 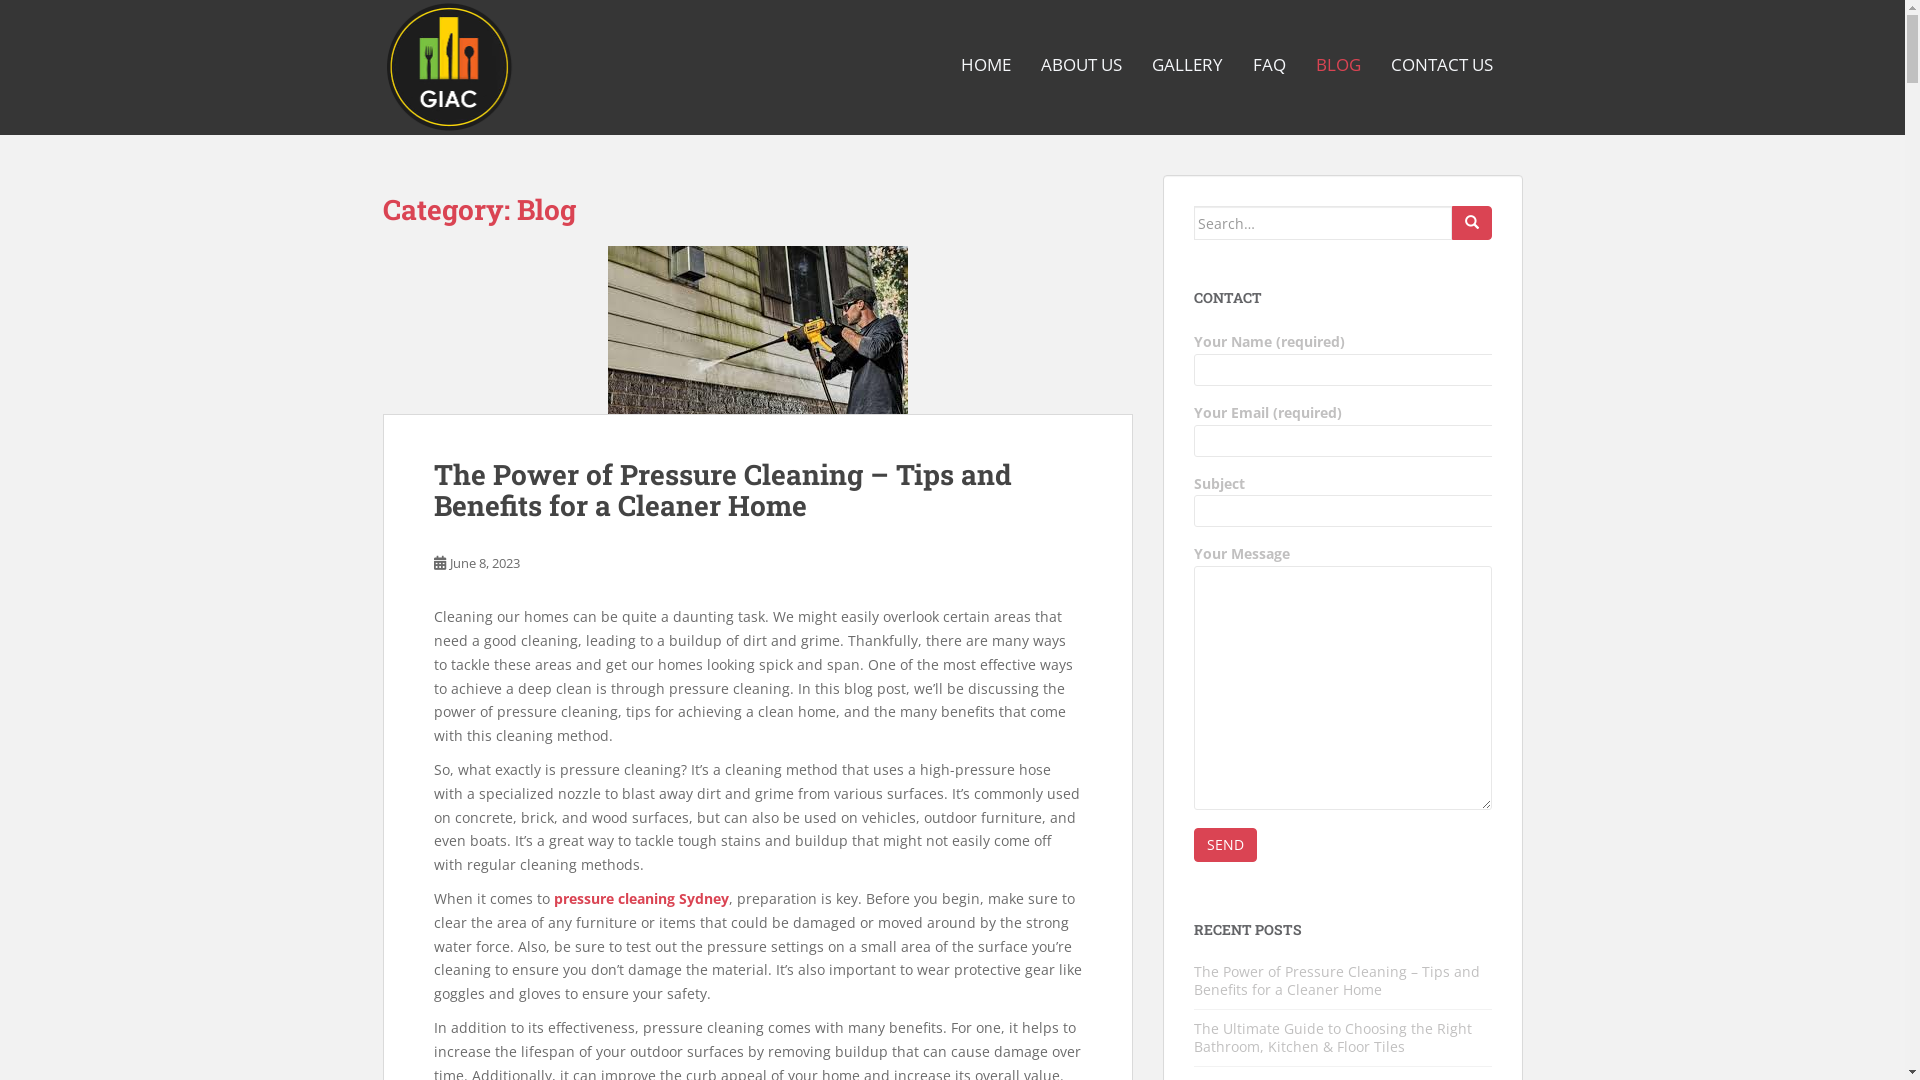 What do you see at coordinates (1338, 64) in the screenshot?
I see `'BLOG'` at bounding box center [1338, 64].